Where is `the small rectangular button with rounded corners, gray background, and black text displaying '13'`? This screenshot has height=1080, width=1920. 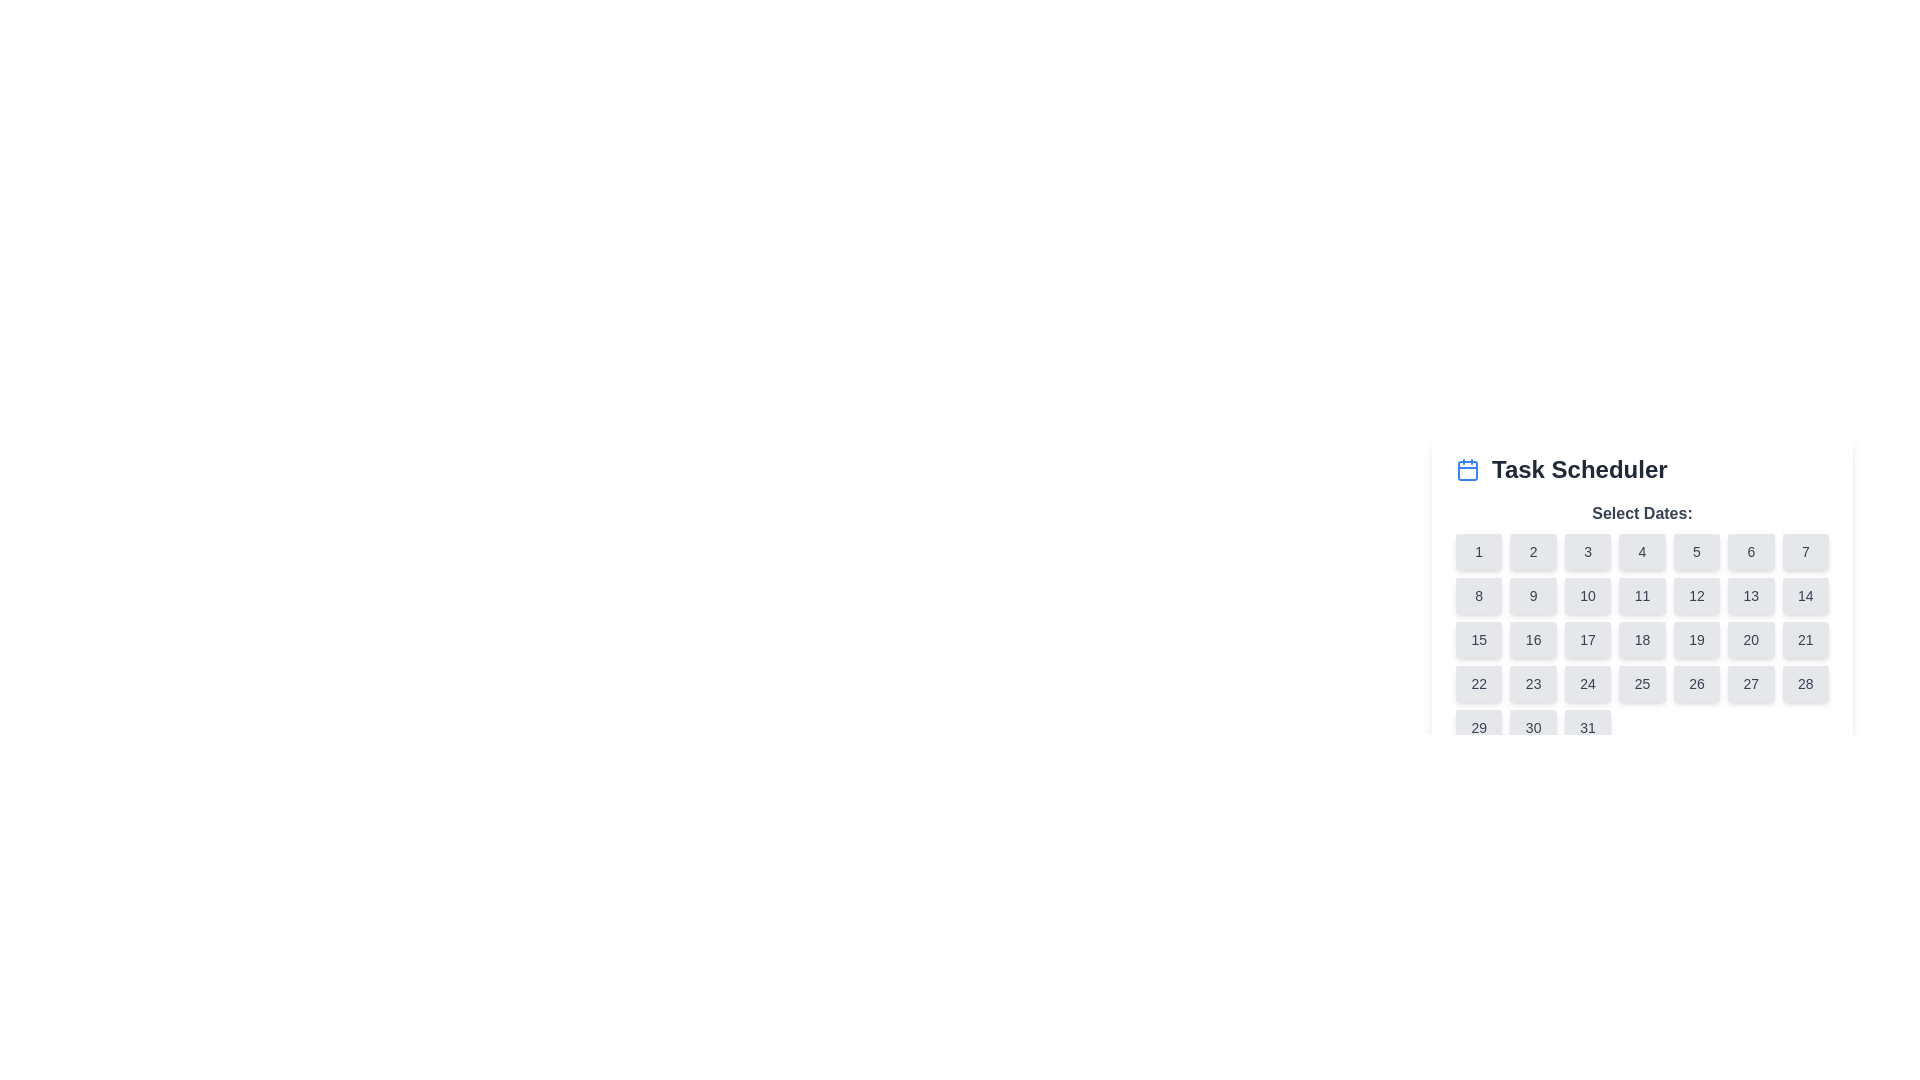
the small rectangular button with rounded corners, gray background, and black text displaying '13' is located at coordinates (1750, 595).